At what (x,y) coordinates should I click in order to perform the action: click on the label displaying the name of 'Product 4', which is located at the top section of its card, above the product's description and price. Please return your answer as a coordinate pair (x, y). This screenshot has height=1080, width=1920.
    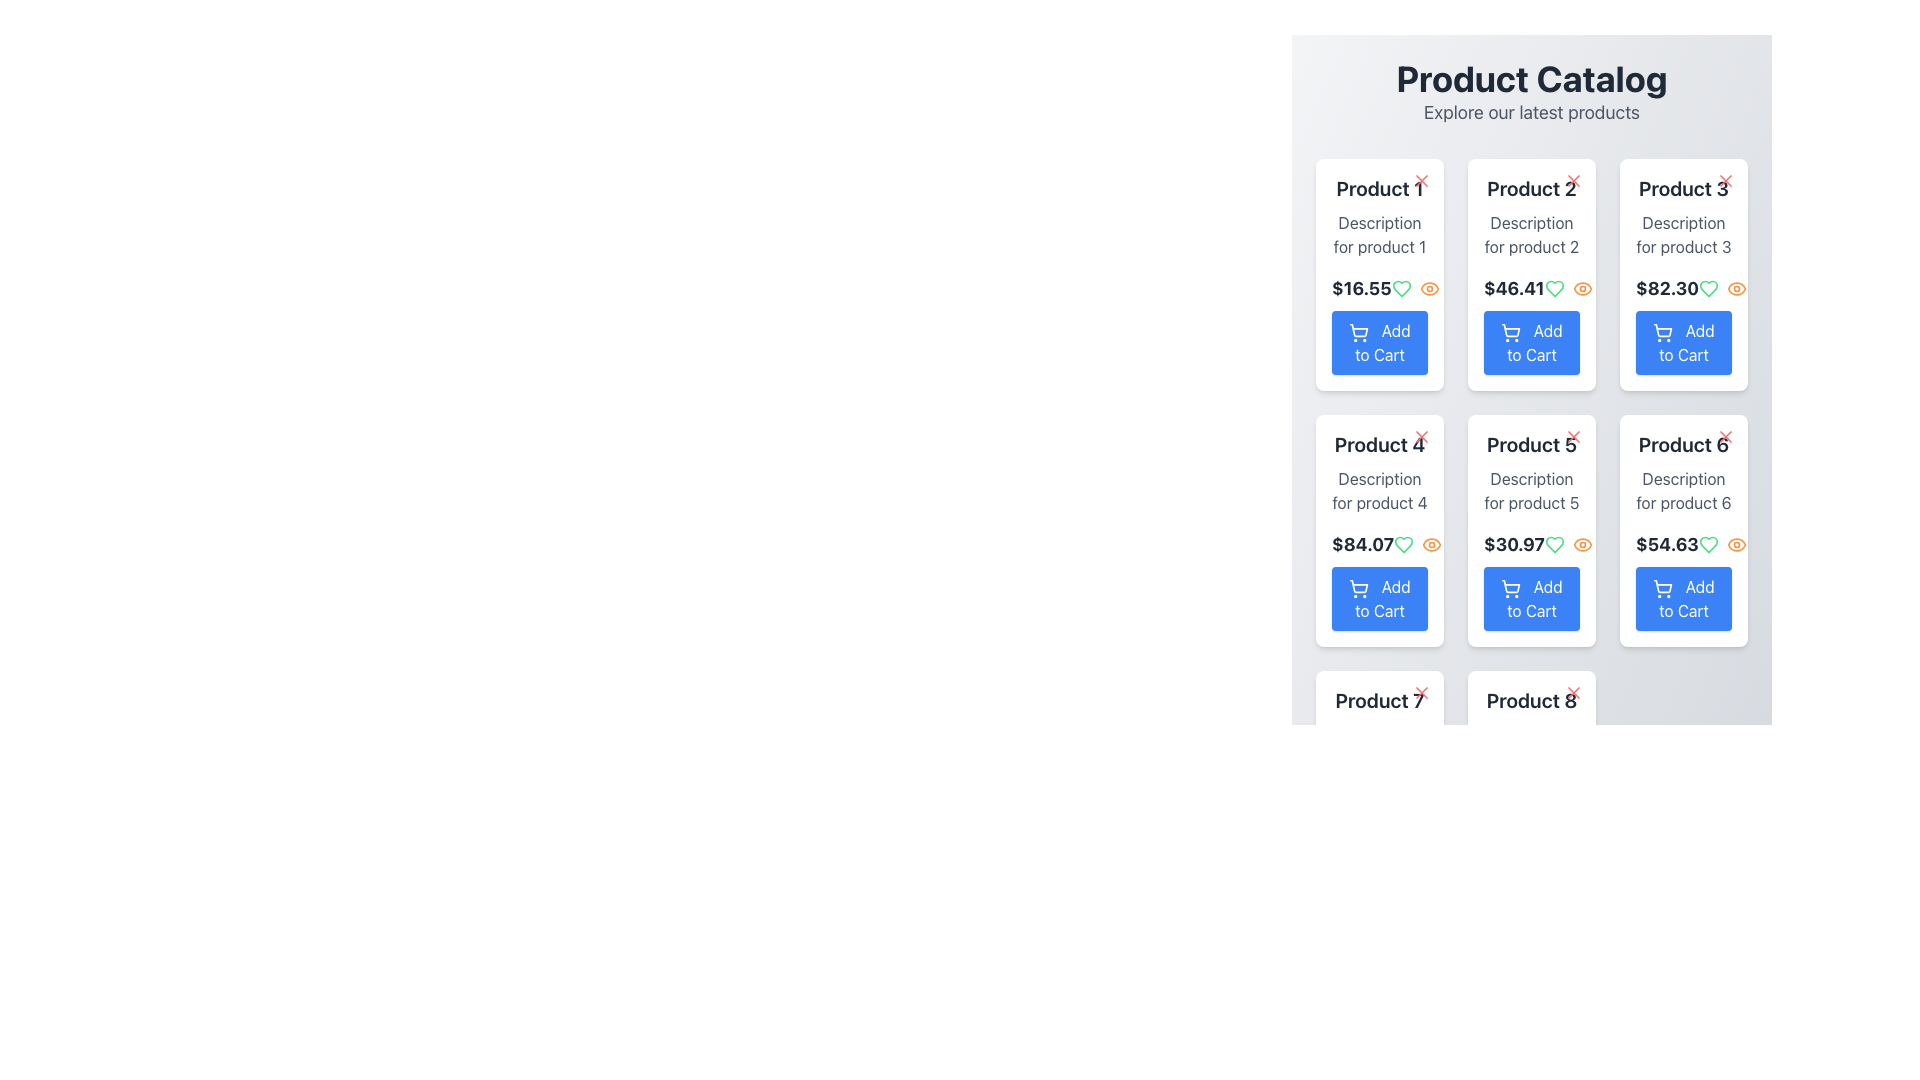
    Looking at the image, I should click on (1379, 443).